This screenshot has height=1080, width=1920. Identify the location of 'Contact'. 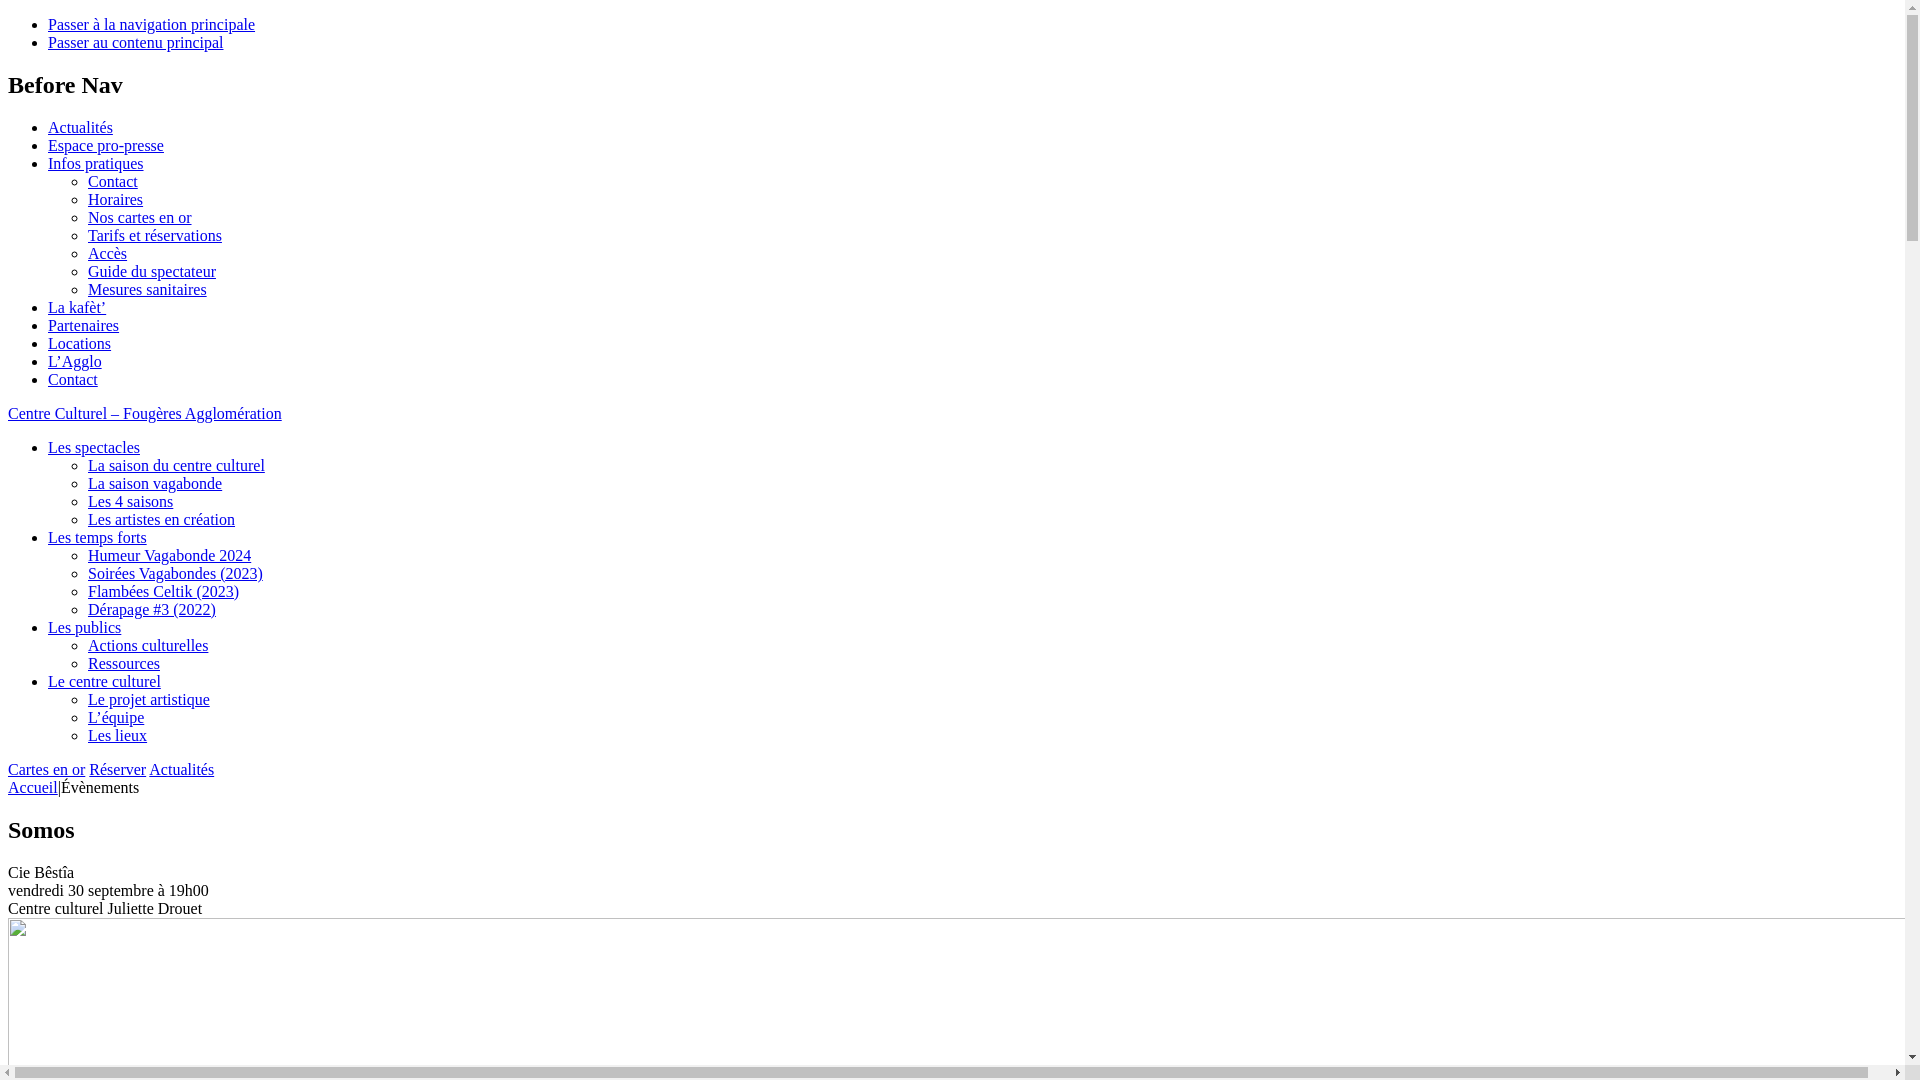
(112, 181).